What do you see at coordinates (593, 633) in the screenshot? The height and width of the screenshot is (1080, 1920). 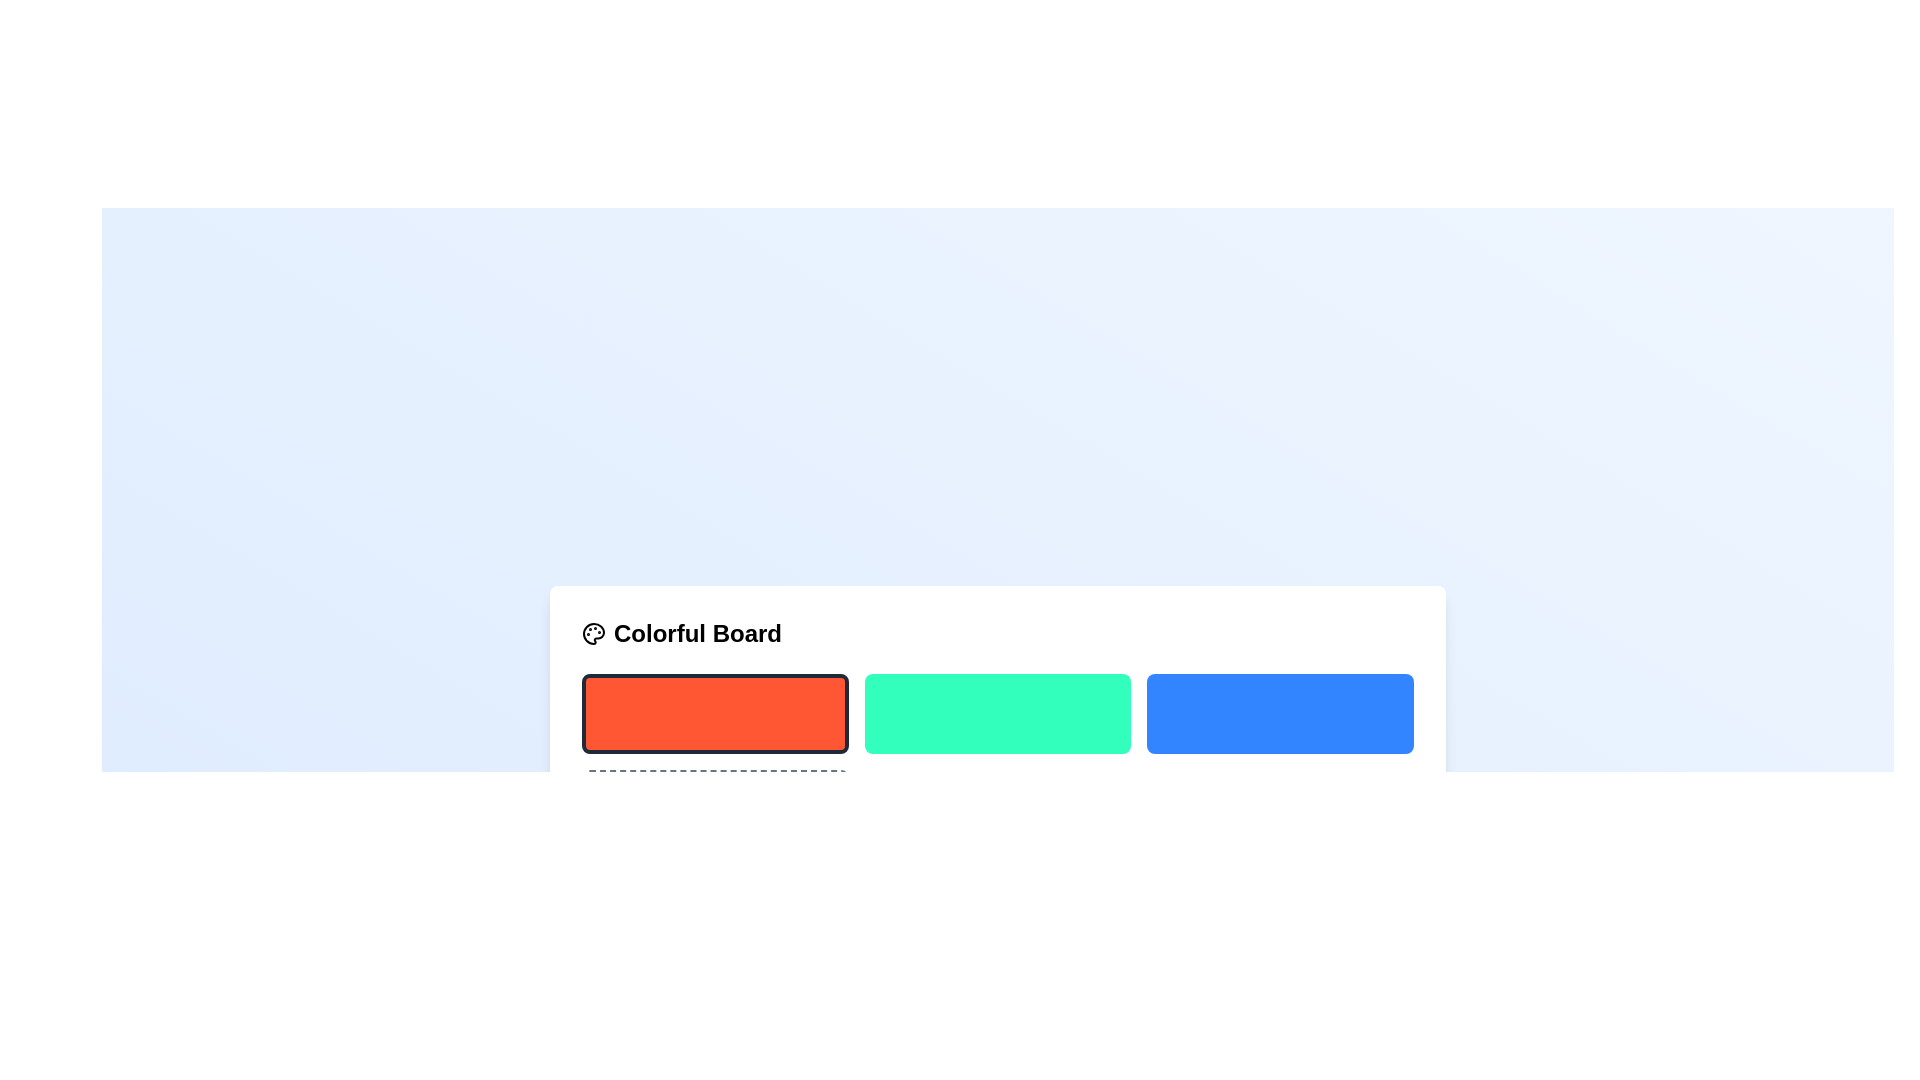 I see `the circular graphic icon resembling a color palette, located to the left of the 'Colorful Board' text` at bounding box center [593, 633].